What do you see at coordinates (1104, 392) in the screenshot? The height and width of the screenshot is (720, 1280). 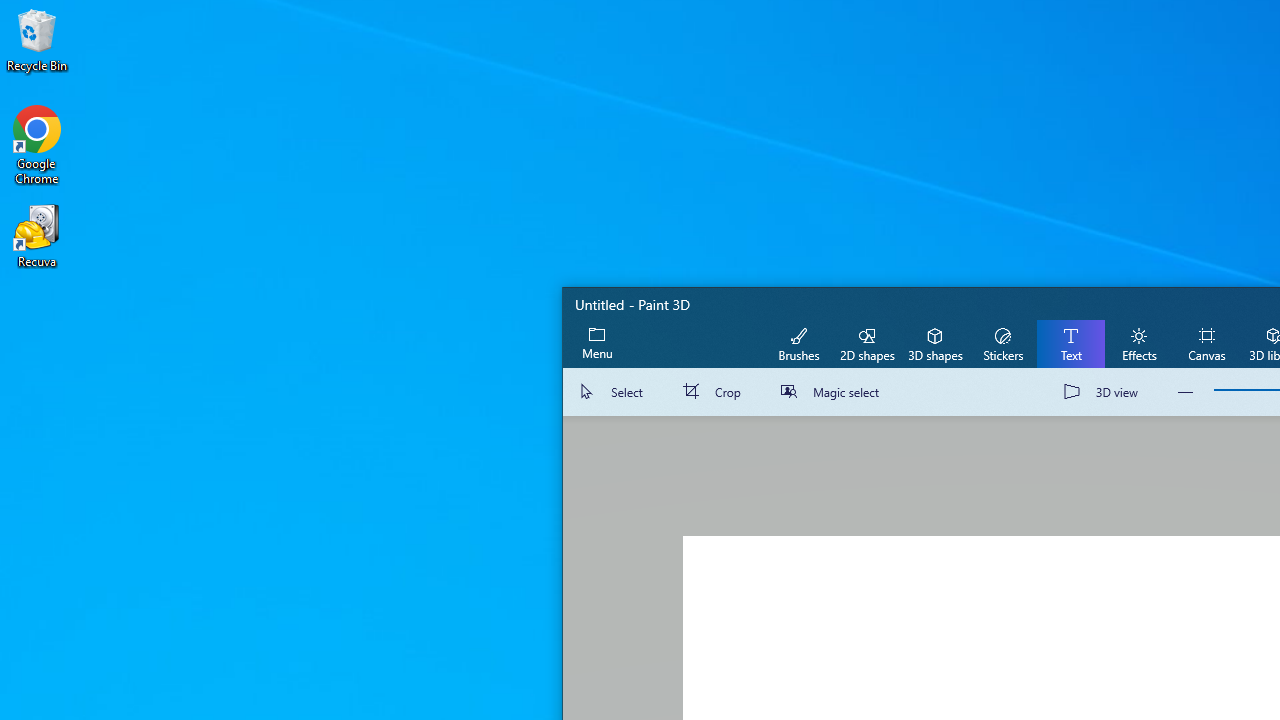 I see `'3D view'` at bounding box center [1104, 392].